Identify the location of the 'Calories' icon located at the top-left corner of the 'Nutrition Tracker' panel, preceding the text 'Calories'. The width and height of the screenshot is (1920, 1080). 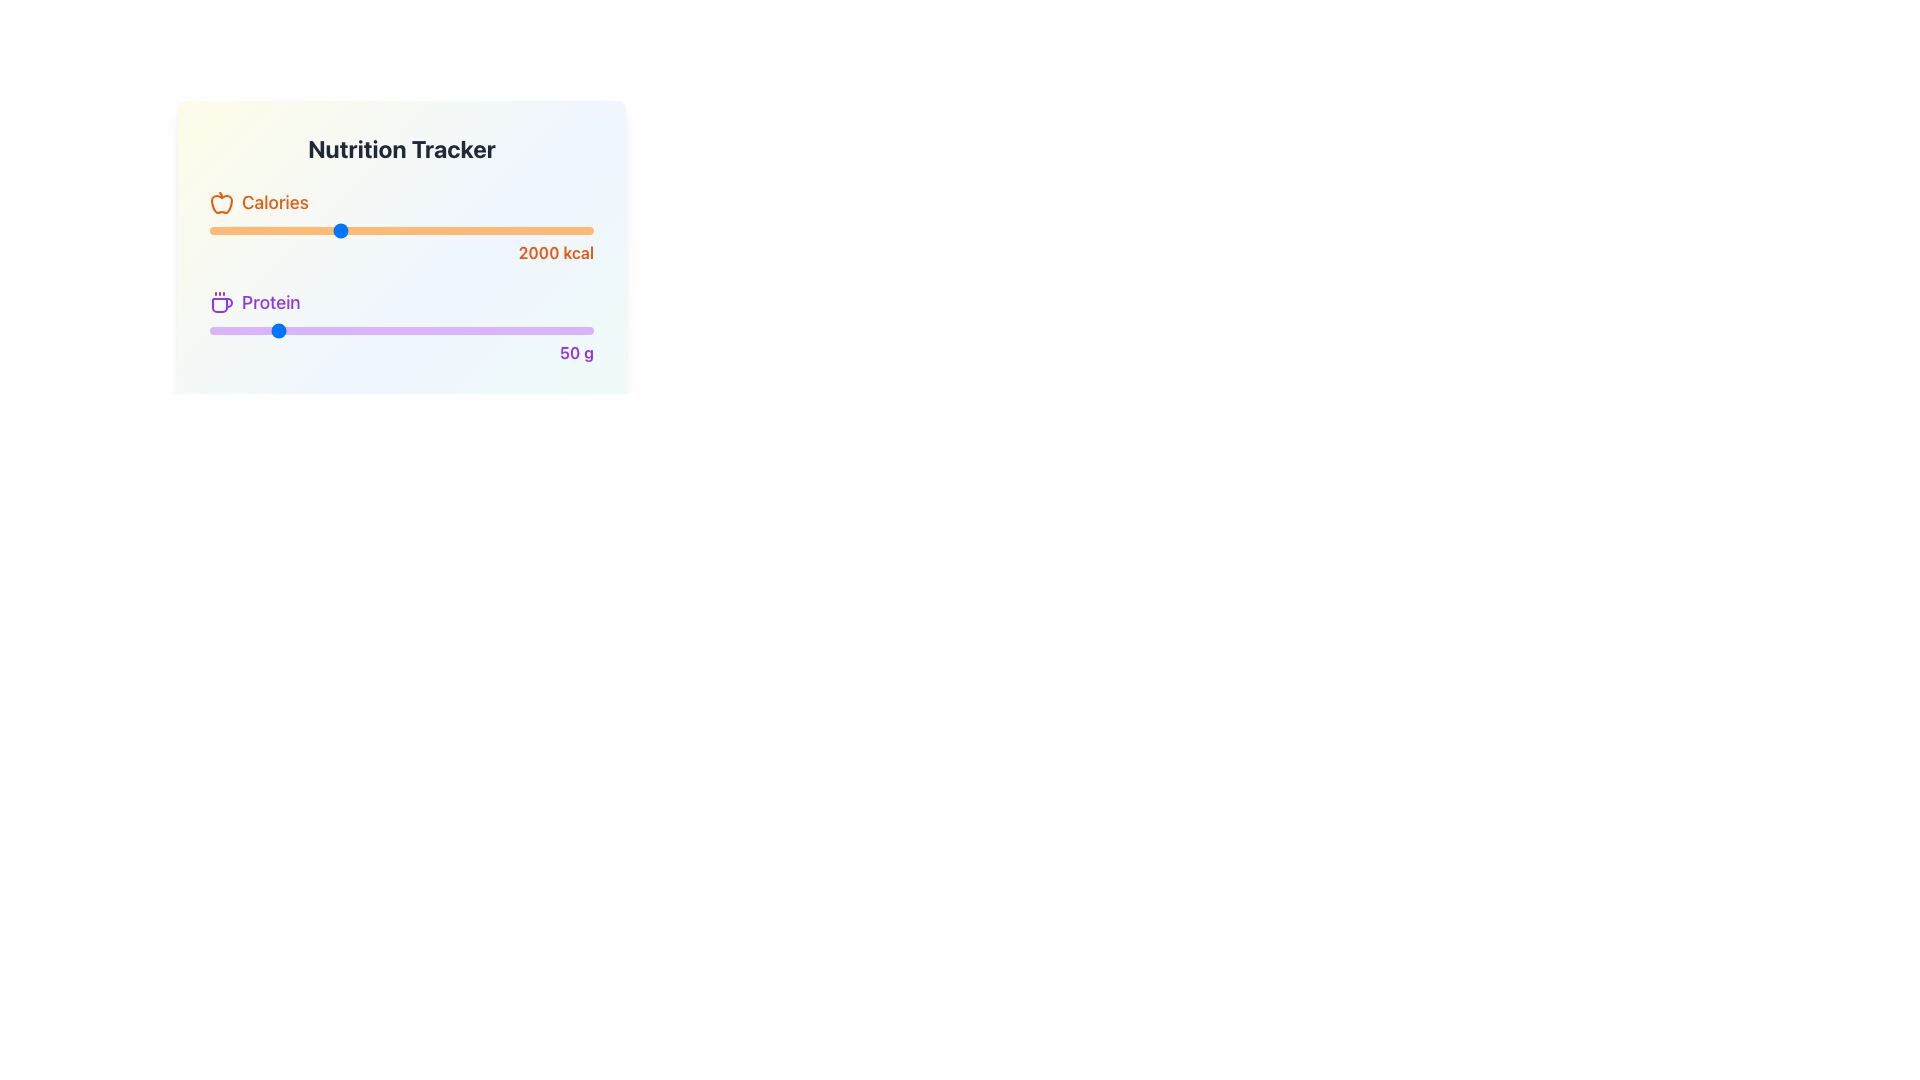
(221, 203).